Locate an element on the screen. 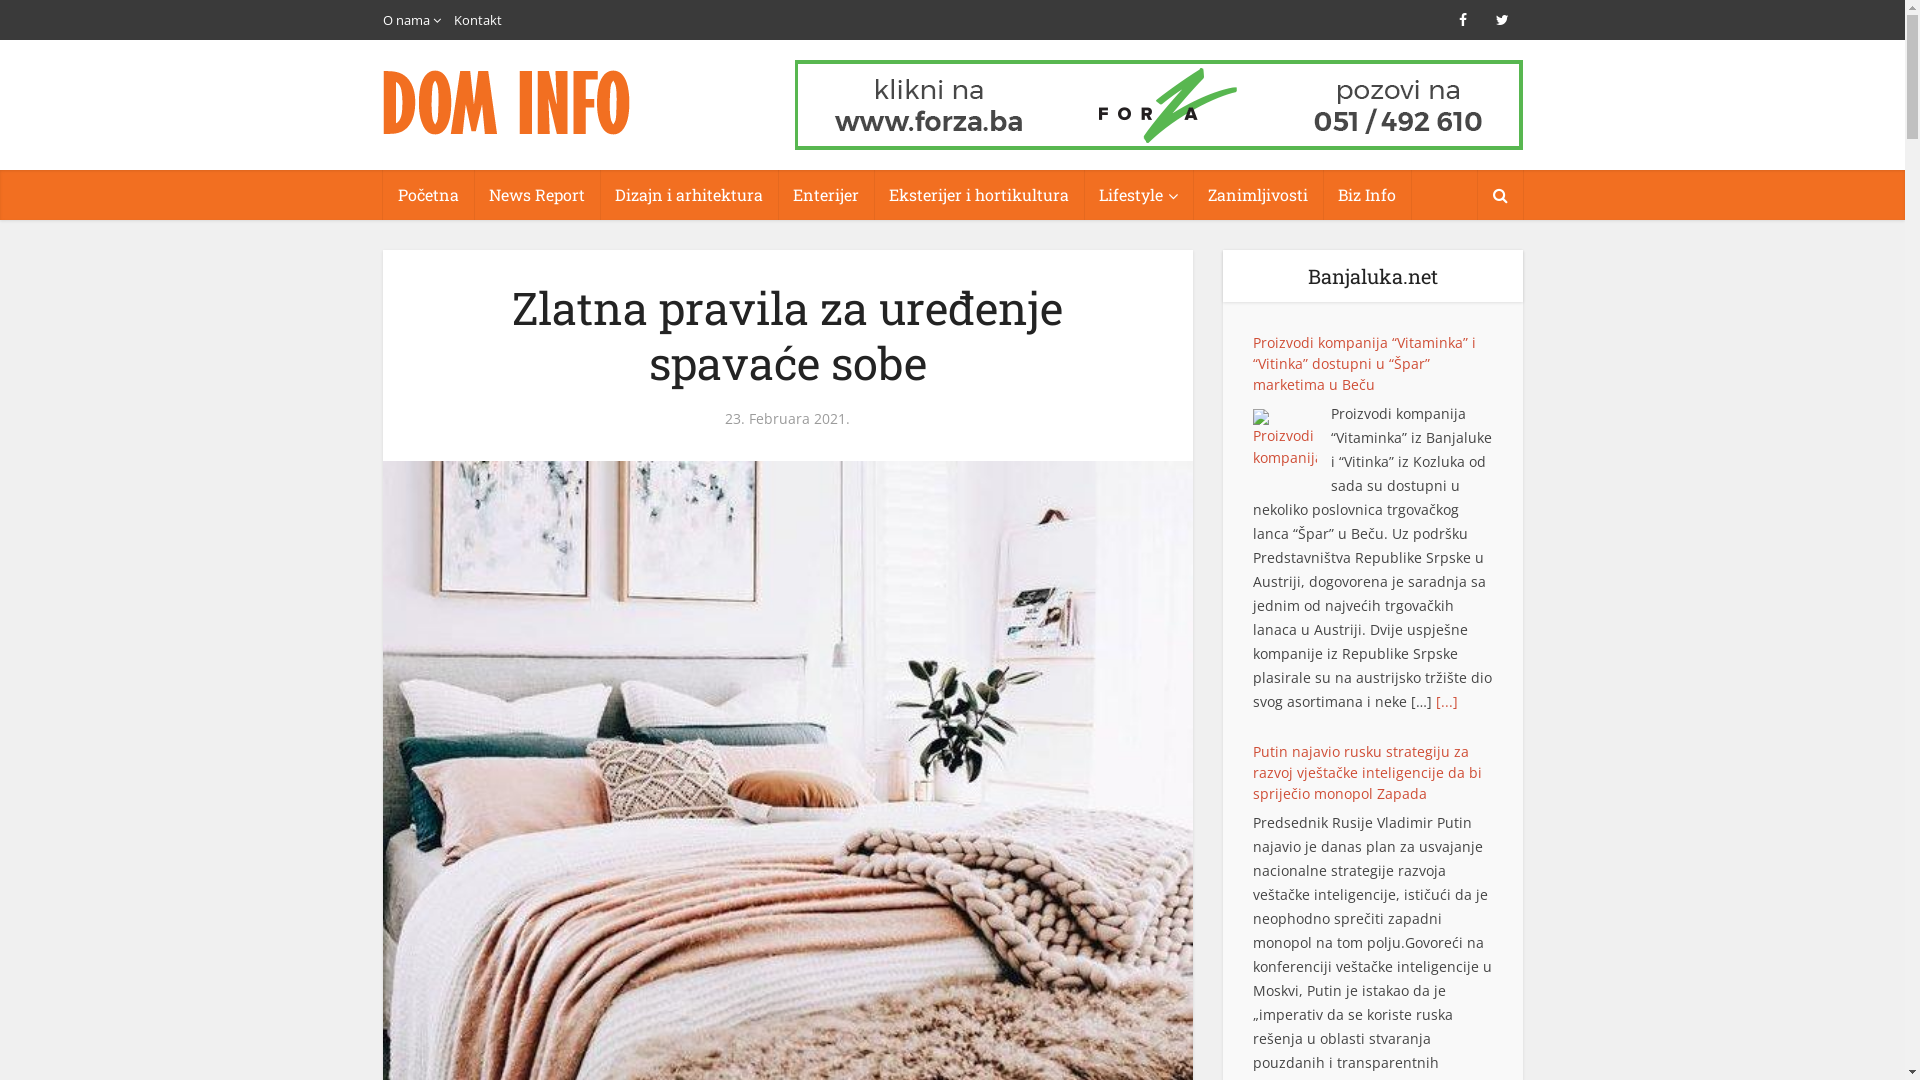  'Dizajn i arhitektura' is located at coordinates (689, 195).